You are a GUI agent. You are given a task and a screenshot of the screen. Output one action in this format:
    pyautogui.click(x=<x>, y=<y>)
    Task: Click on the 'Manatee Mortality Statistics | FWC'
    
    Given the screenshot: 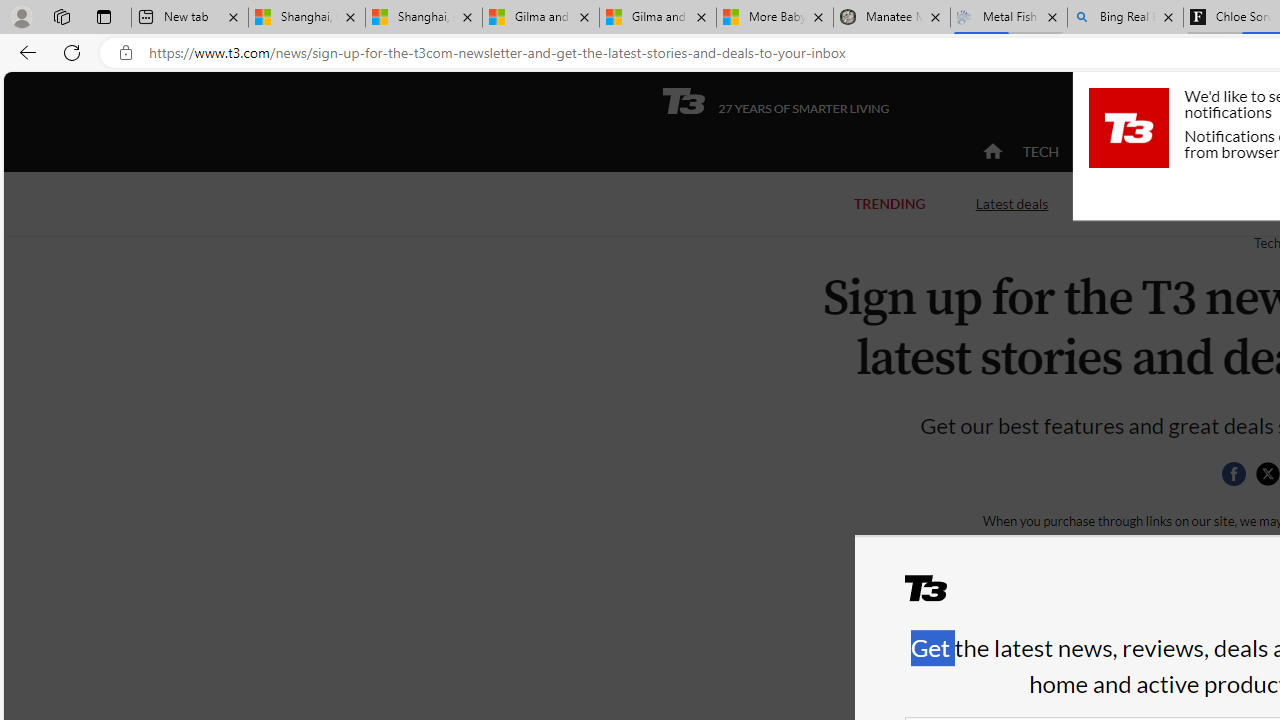 What is the action you would take?
    pyautogui.click(x=891, y=17)
    